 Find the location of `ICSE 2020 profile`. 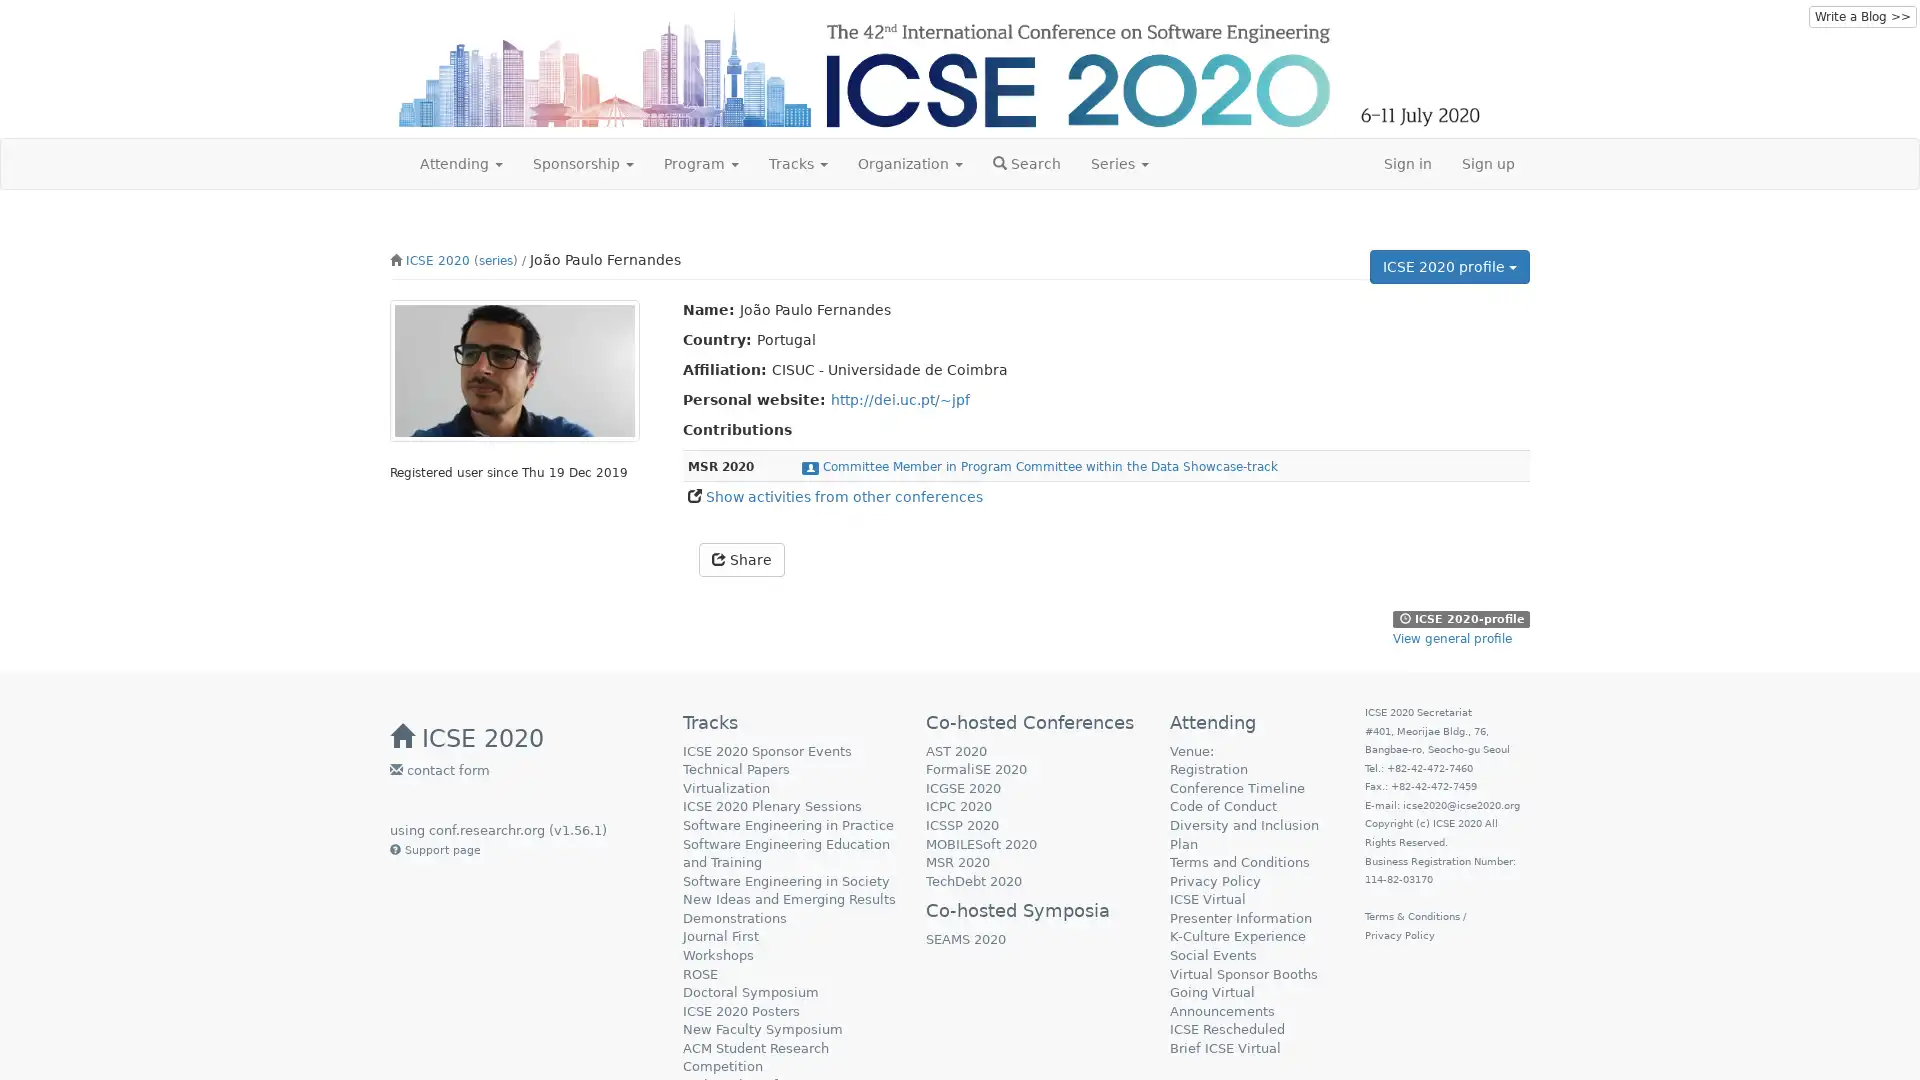

ICSE 2020 profile is located at coordinates (1449, 265).